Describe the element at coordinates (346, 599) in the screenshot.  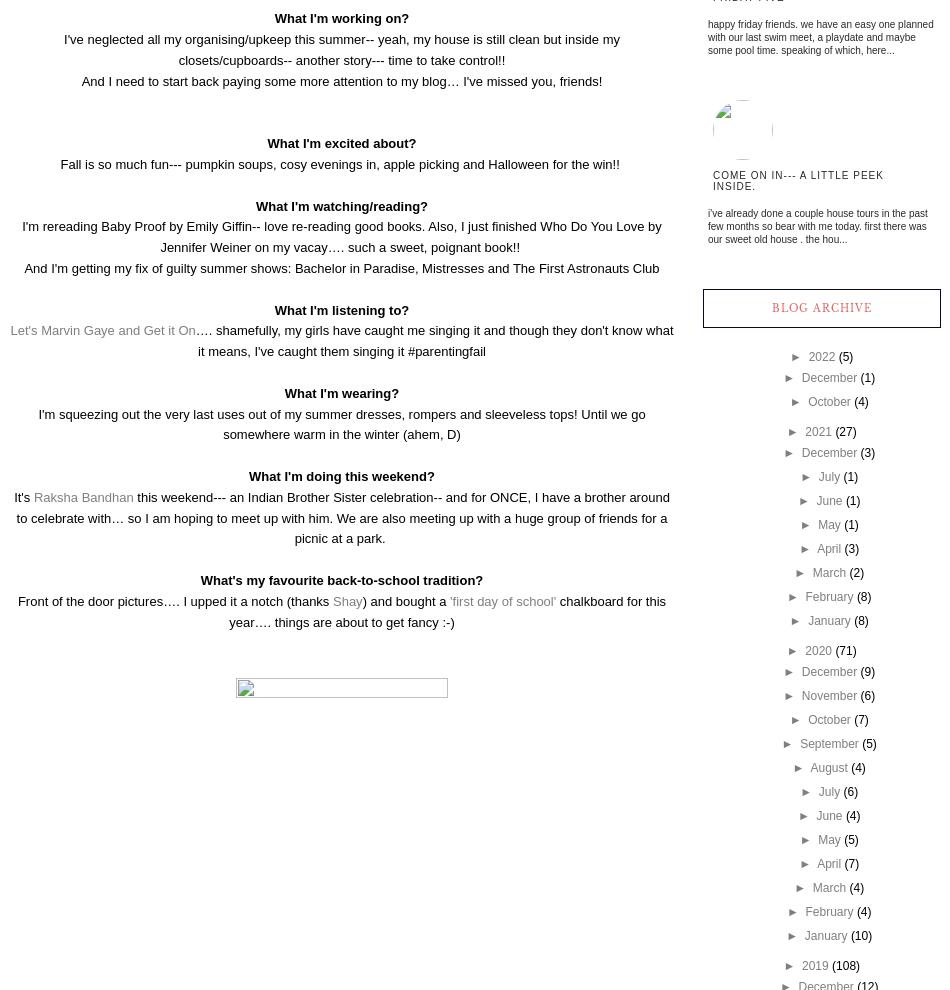
I see `'Shay'` at that location.